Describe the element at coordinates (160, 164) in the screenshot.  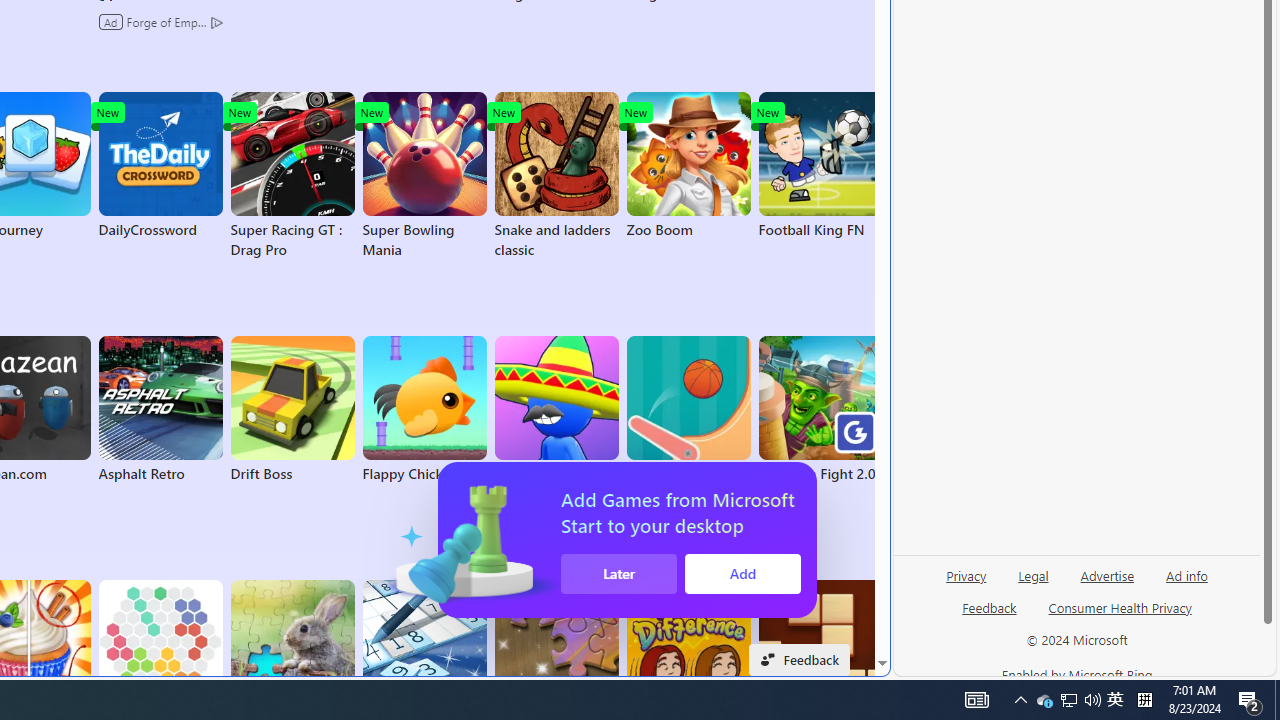
I see `'DailyCrossword'` at that location.